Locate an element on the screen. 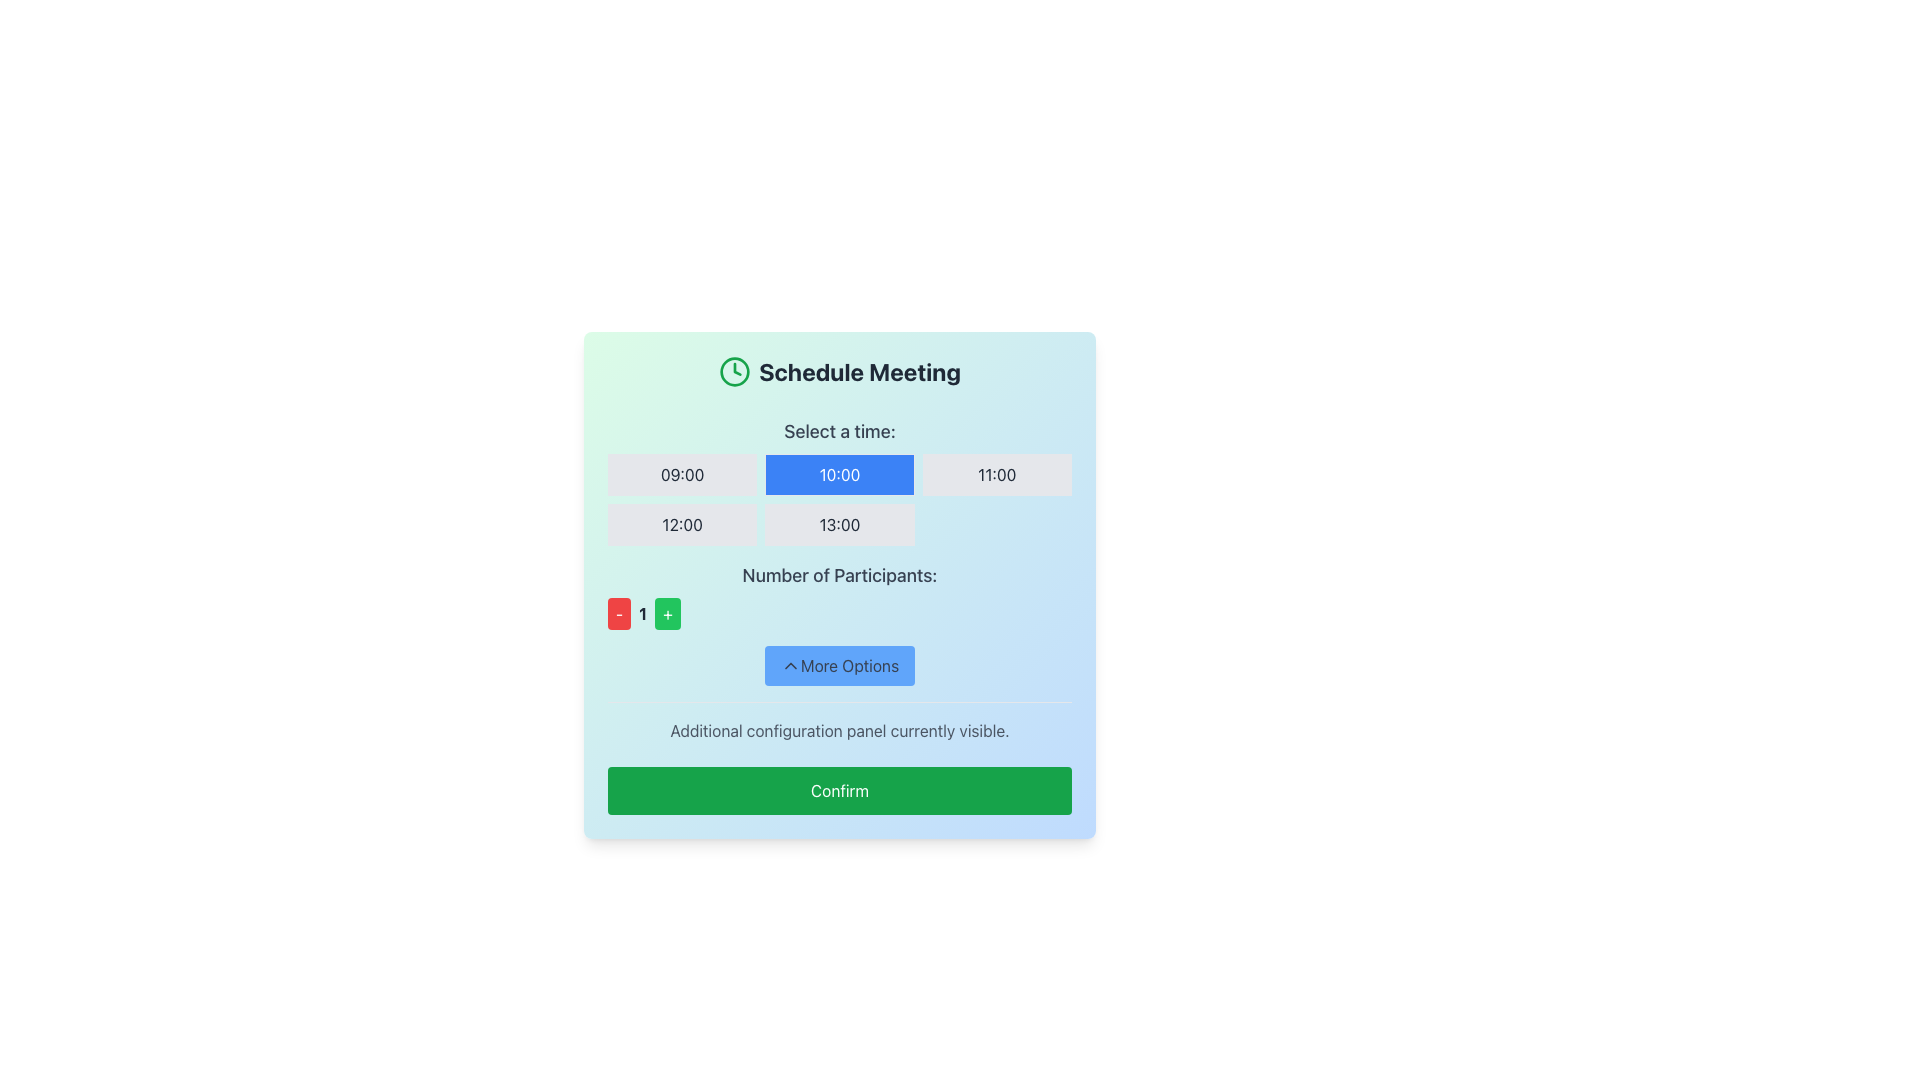 Image resolution: width=1920 pixels, height=1080 pixels. the static text element displaying the current numeric value of the counter, which is located between the '-' and '+' buttons under the heading 'Number of Participants:' on a blue gradient panel is located at coordinates (643, 612).